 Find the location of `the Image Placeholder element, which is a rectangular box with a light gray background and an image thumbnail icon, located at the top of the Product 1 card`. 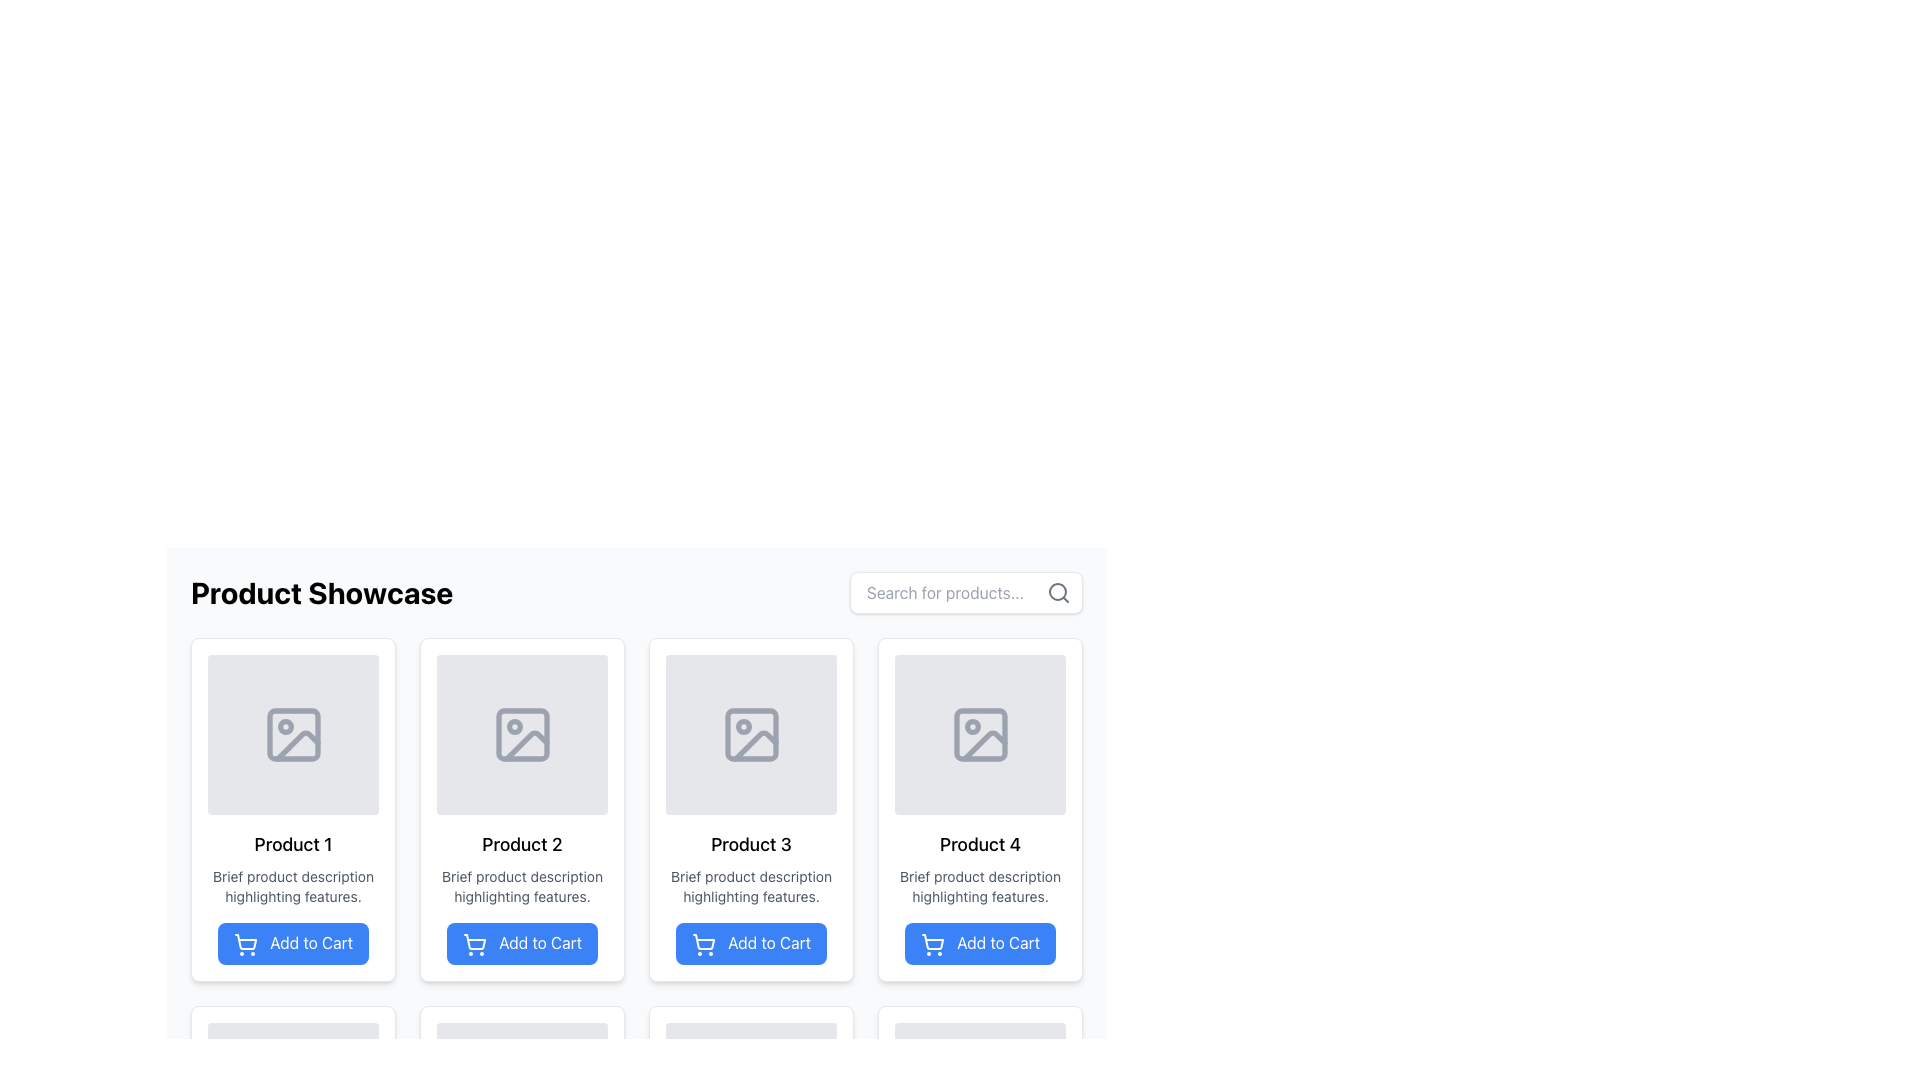

the Image Placeholder element, which is a rectangular box with a light gray background and an image thumbnail icon, located at the top of the Product 1 card is located at coordinates (292, 735).